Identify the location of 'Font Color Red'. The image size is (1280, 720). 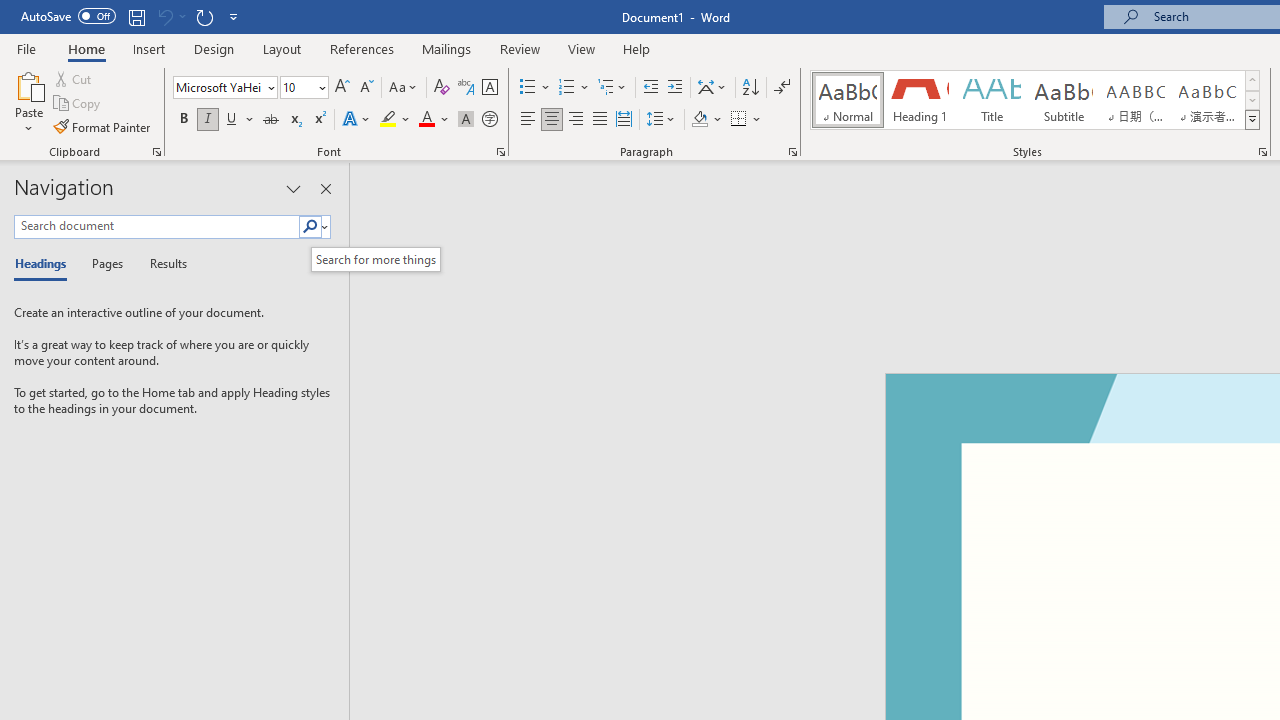
(425, 119).